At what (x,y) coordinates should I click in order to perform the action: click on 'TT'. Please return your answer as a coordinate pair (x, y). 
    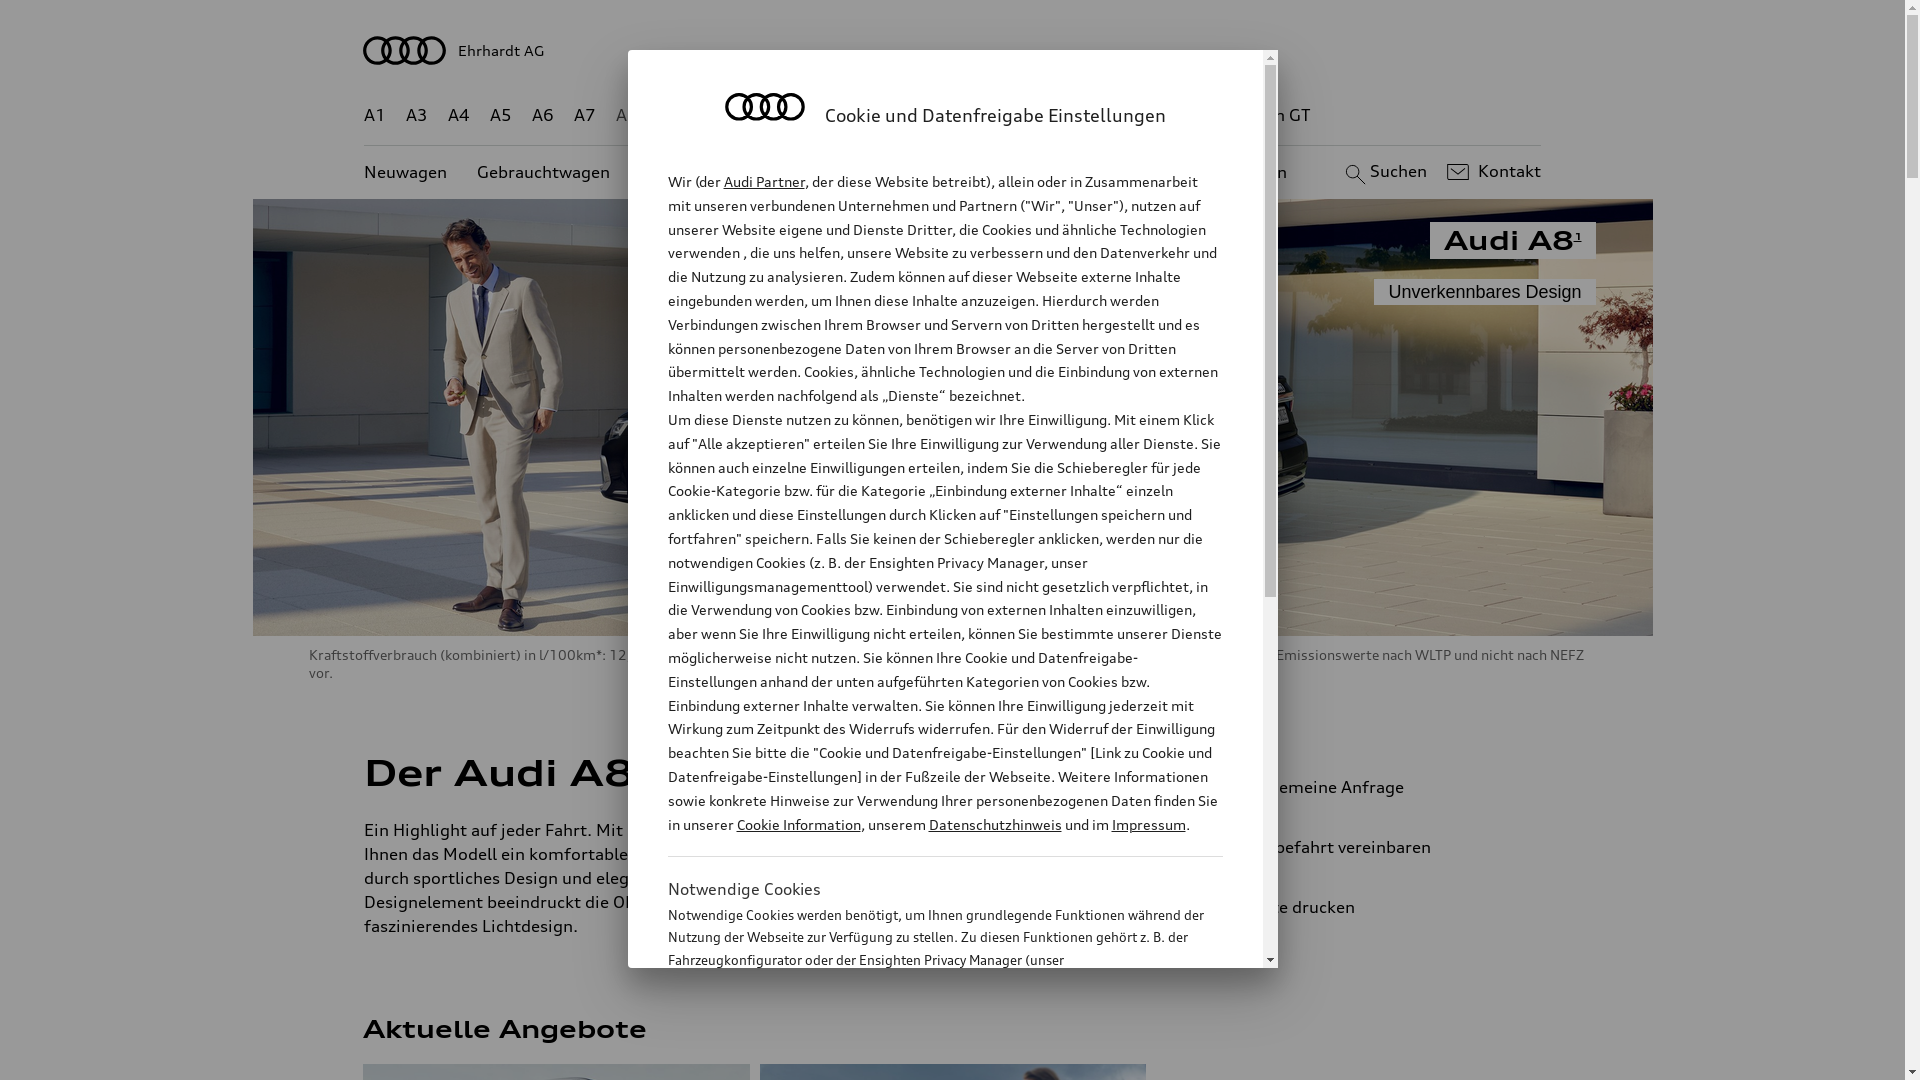
    Looking at the image, I should click on (1074, 115).